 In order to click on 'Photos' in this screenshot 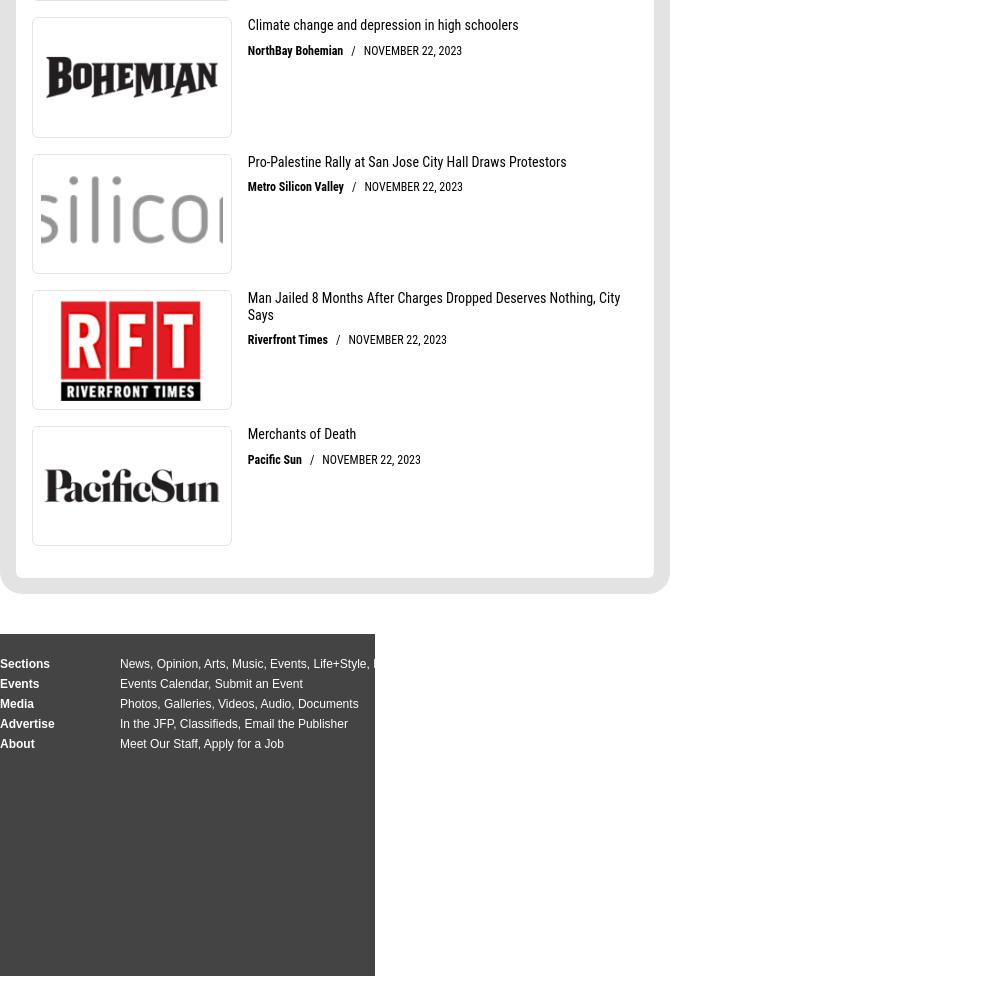, I will do `click(138, 703)`.